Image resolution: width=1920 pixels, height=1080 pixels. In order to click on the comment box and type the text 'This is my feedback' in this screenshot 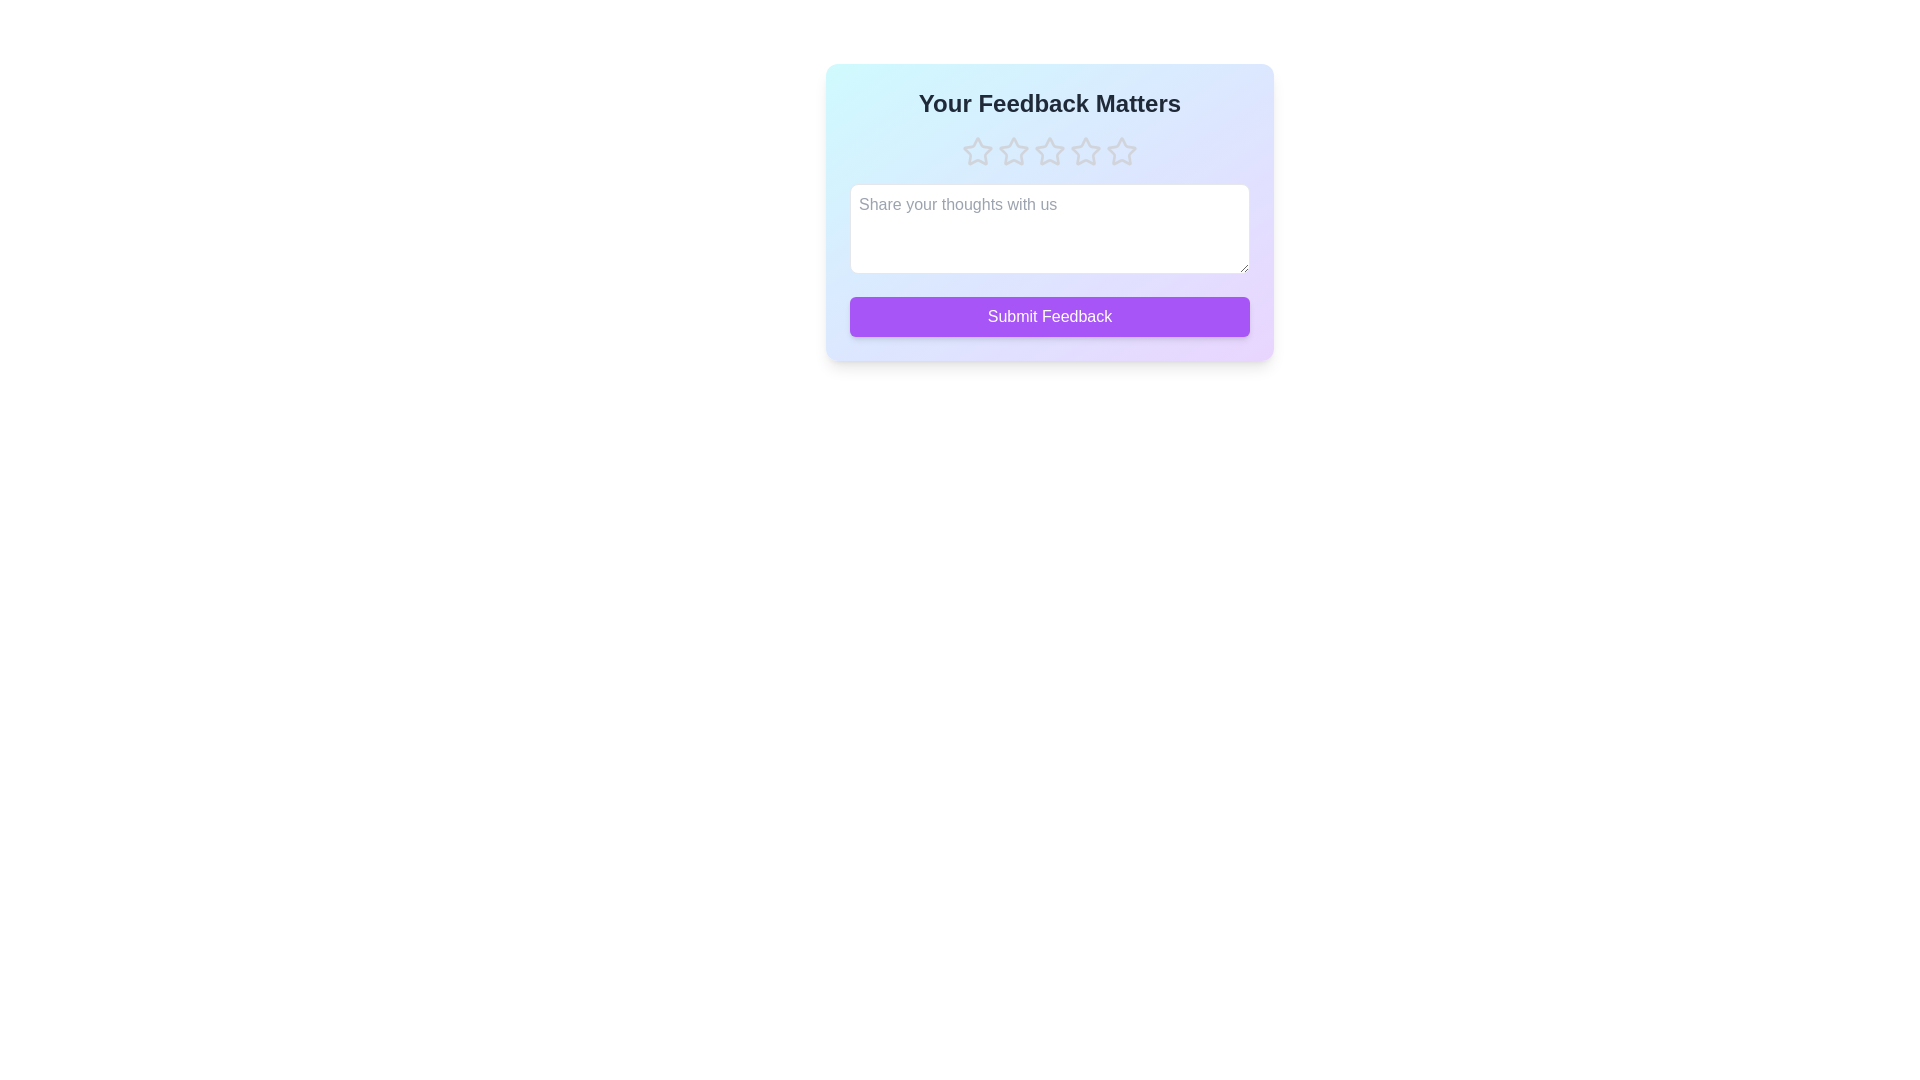, I will do `click(1049, 227)`.